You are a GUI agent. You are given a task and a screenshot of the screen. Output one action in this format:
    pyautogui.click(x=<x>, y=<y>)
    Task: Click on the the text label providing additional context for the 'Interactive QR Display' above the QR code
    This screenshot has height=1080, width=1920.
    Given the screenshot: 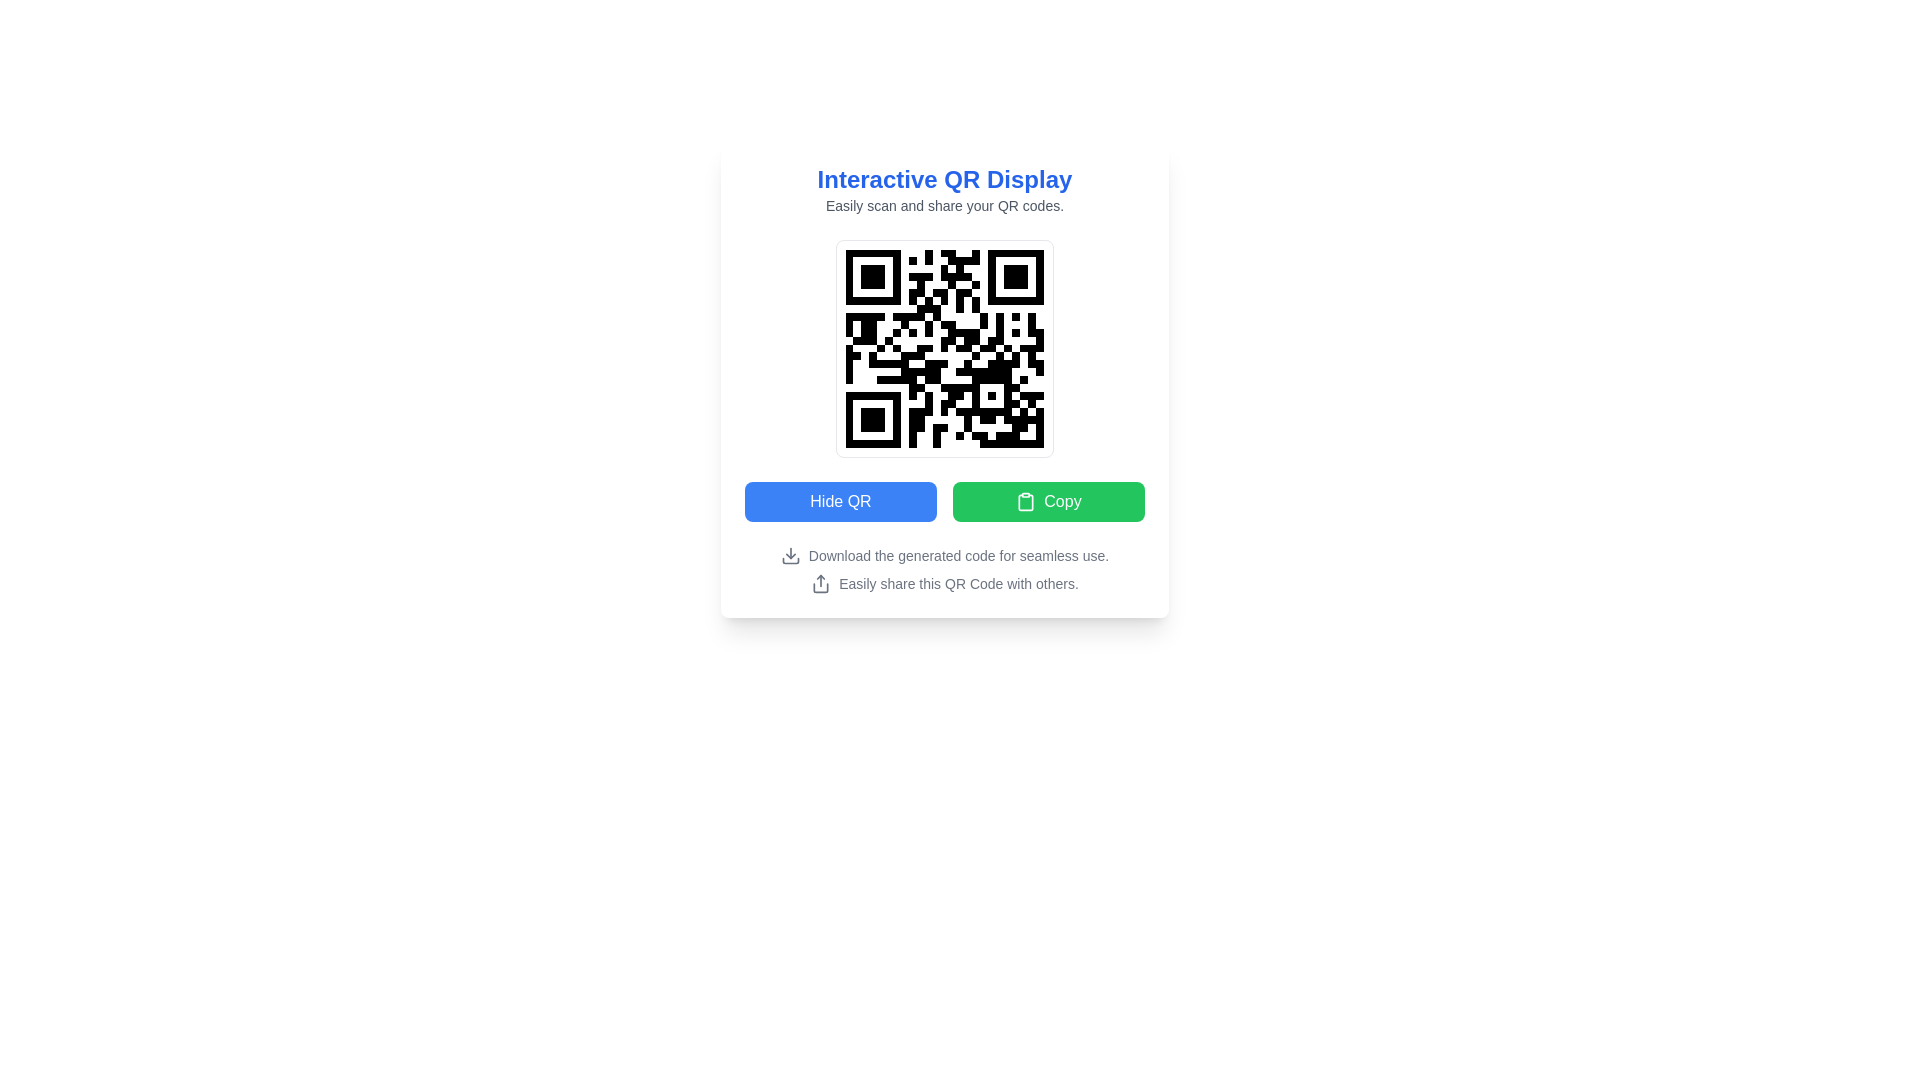 What is the action you would take?
    pyautogui.click(x=944, y=205)
    